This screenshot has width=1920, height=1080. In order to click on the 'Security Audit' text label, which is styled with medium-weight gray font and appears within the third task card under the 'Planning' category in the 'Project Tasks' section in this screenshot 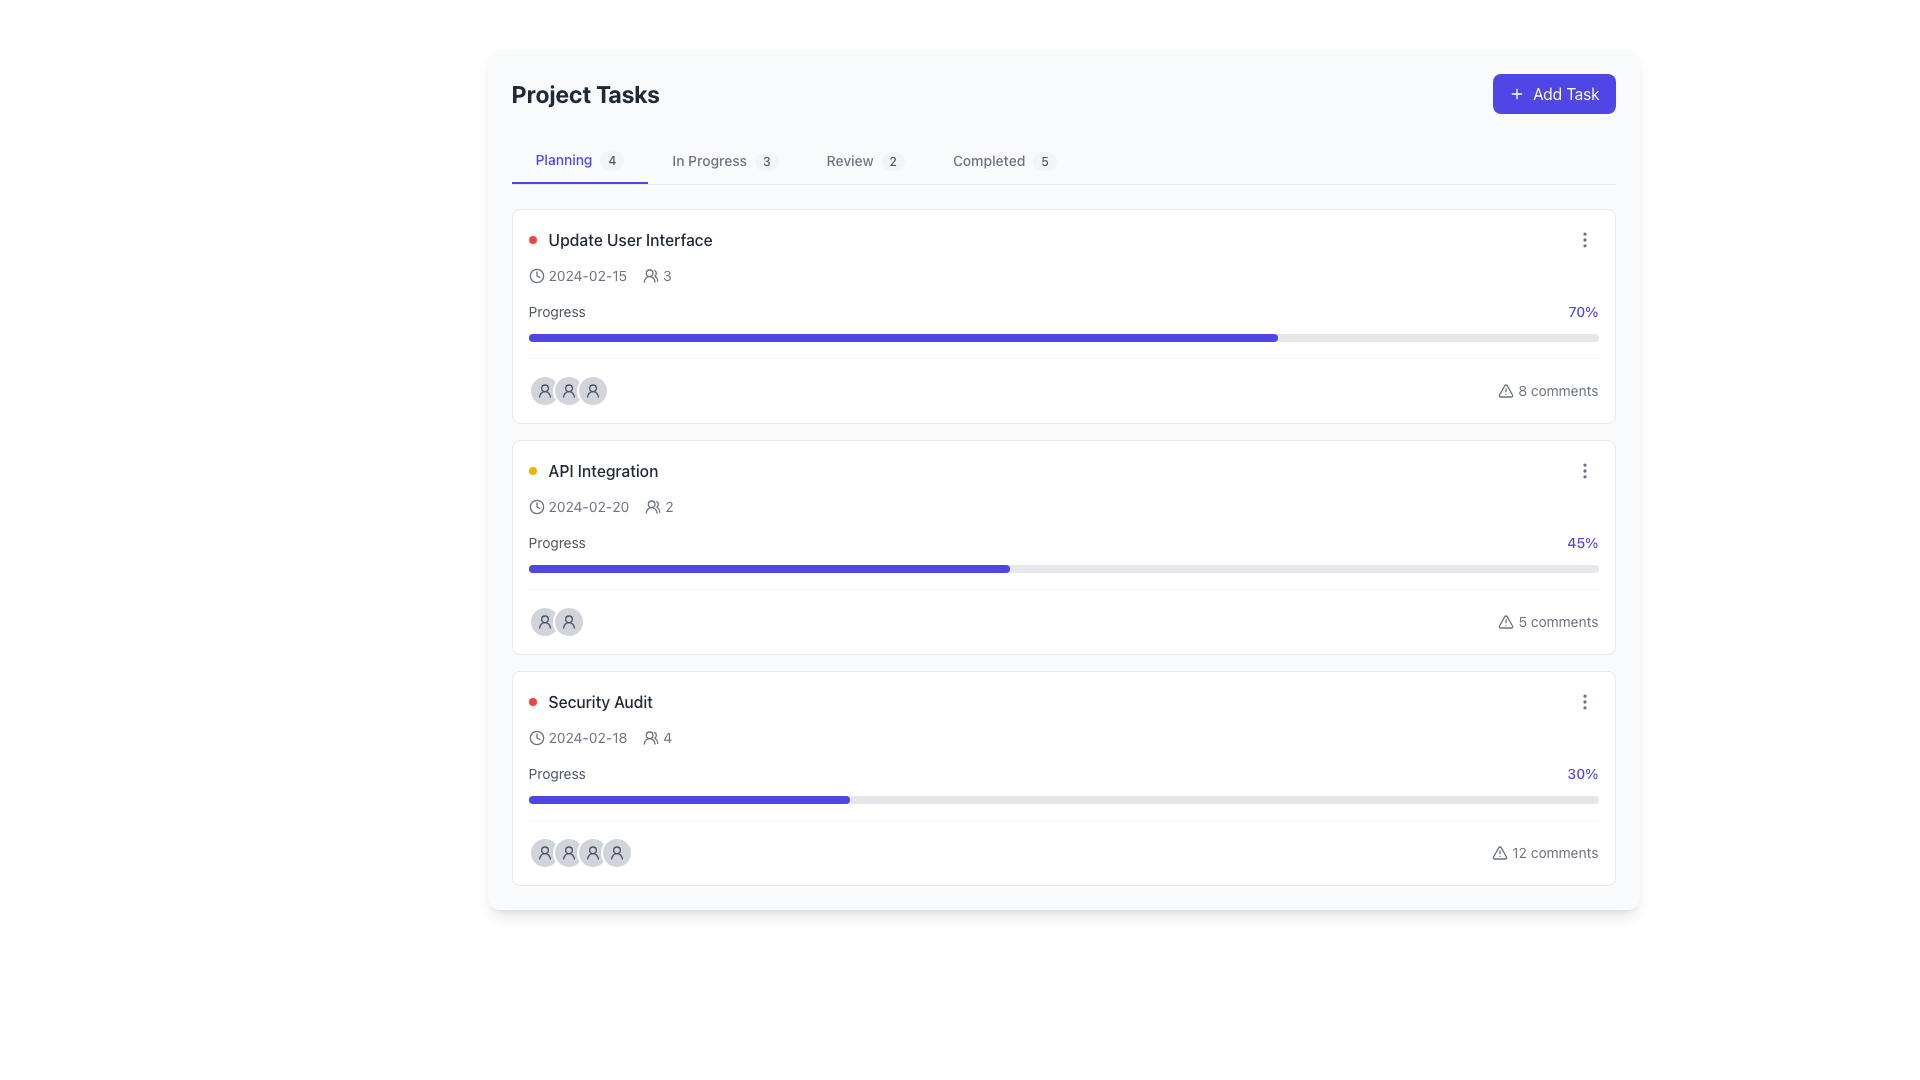, I will do `click(599, 701)`.